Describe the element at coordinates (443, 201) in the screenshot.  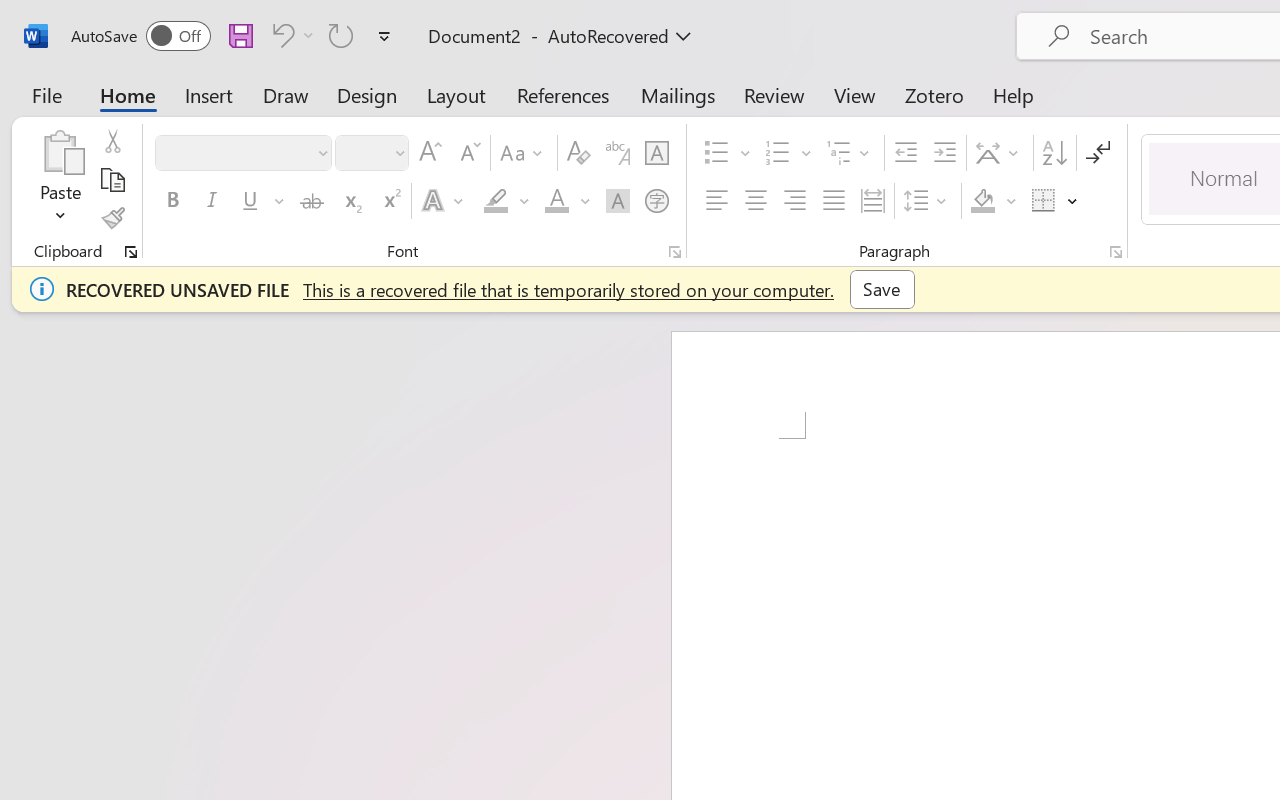
I see `'Text Effects and Typography'` at that location.